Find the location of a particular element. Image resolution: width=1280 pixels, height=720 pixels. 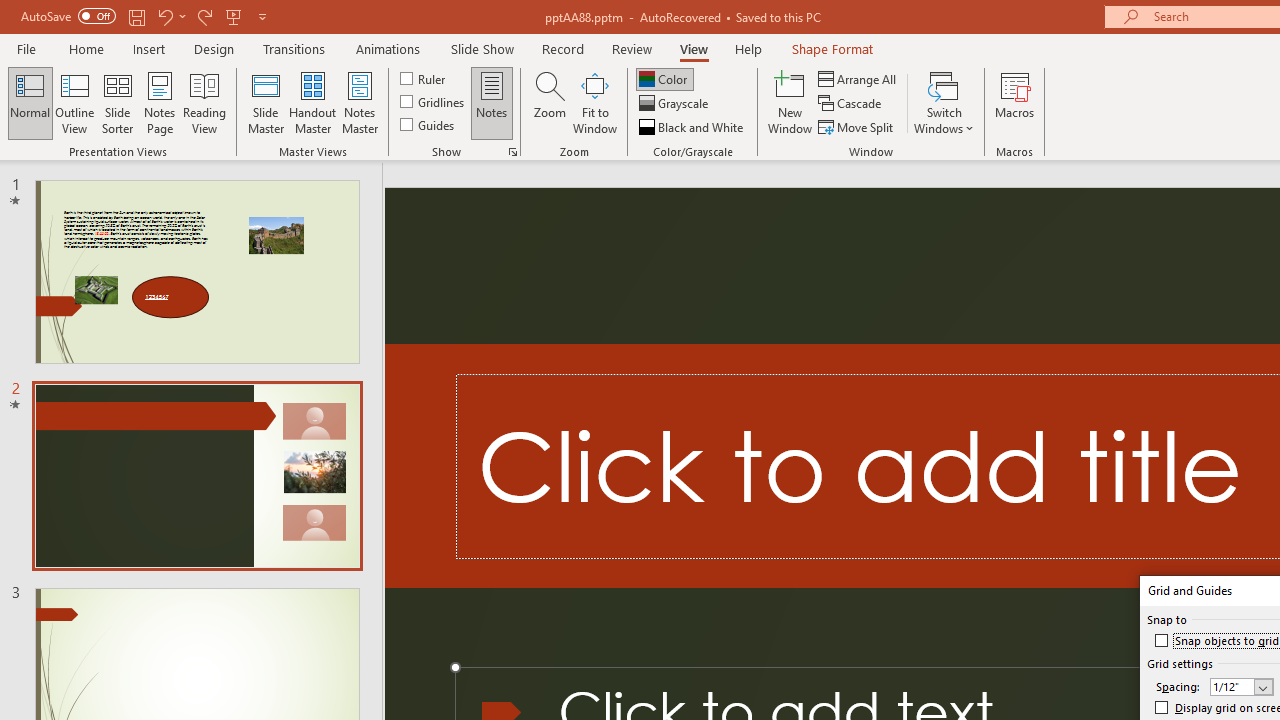

'Black and White' is located at coordinates (693, 127).